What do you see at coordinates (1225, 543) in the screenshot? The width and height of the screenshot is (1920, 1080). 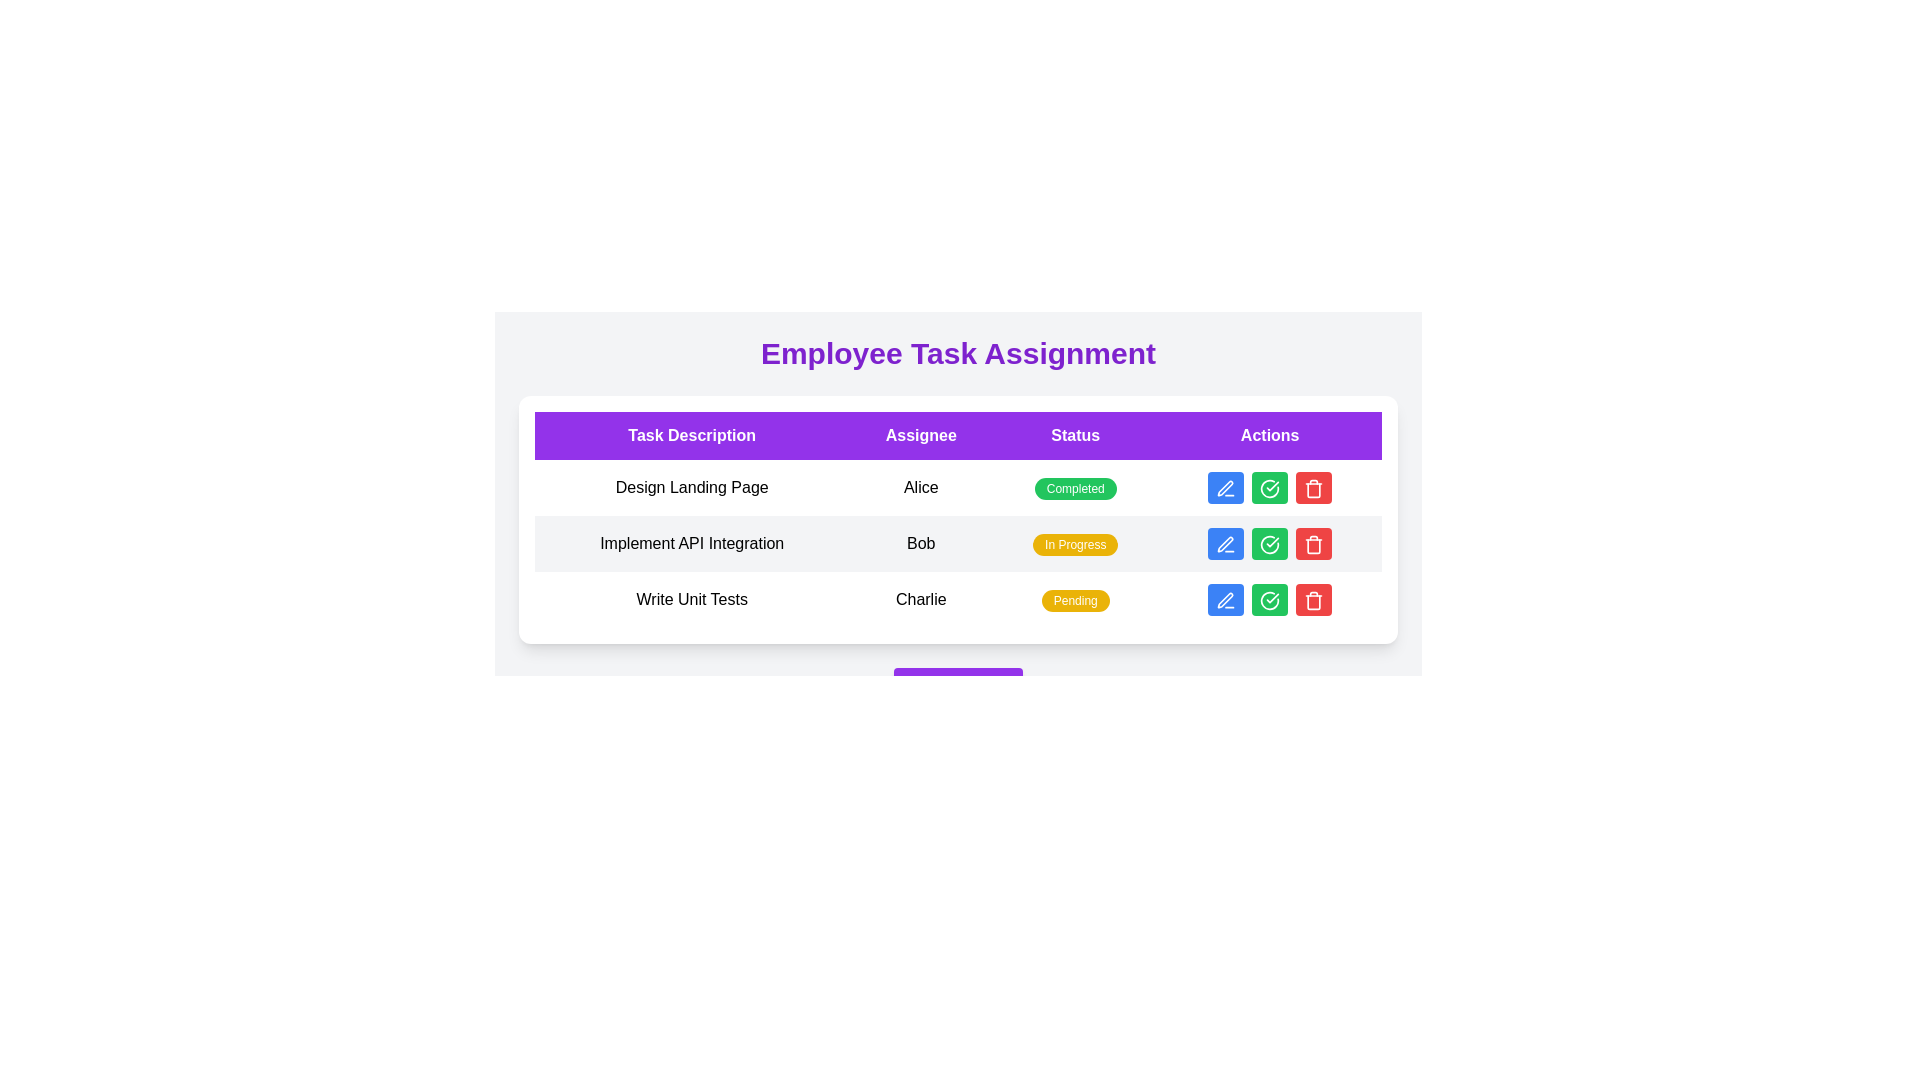 I see `the 'Edit' button in the 'Actions' column of the task 'Implement API Integration' assigned to 'Bob'` at bounding box center [1225, 543].